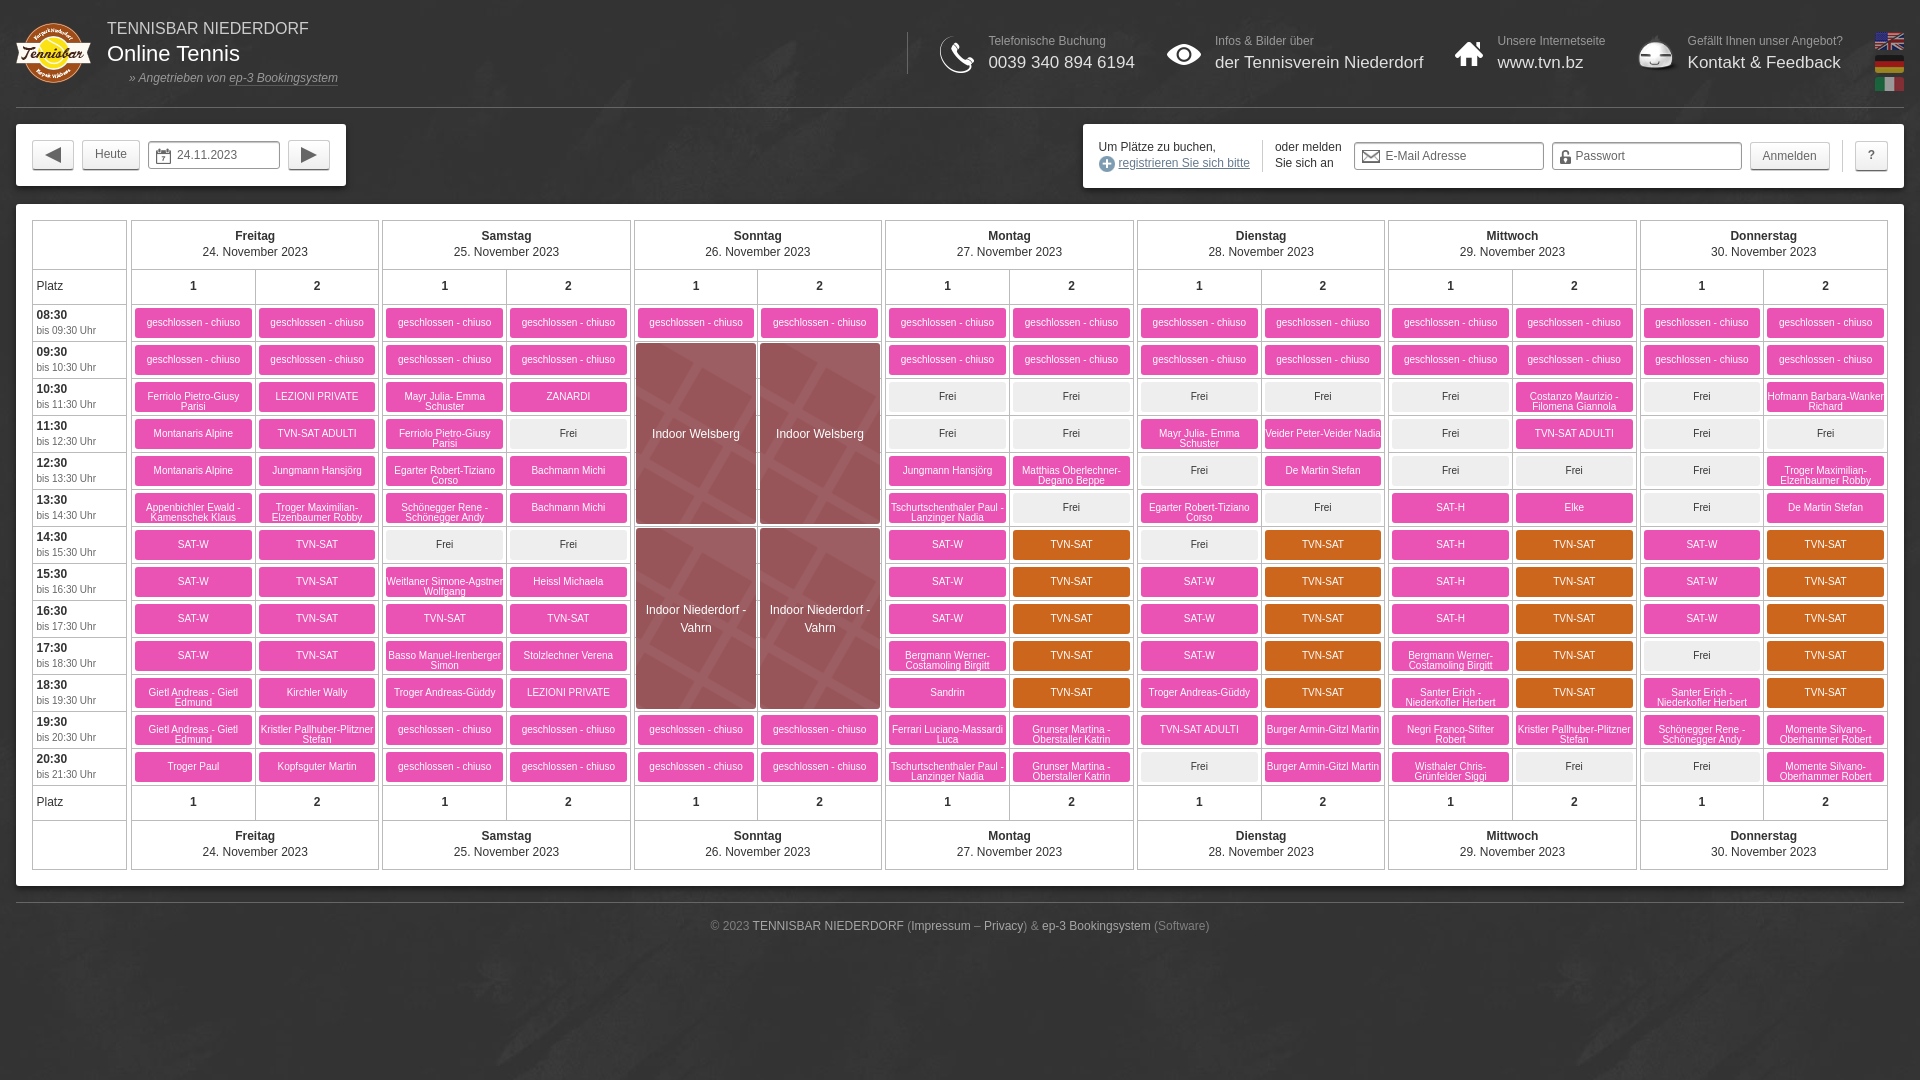 Image resolution: width=1920 pixels, height=1080 pixels. Describe the element at coordinates (1516, 507) in the screenshot. I see `'Elke'` at that location.